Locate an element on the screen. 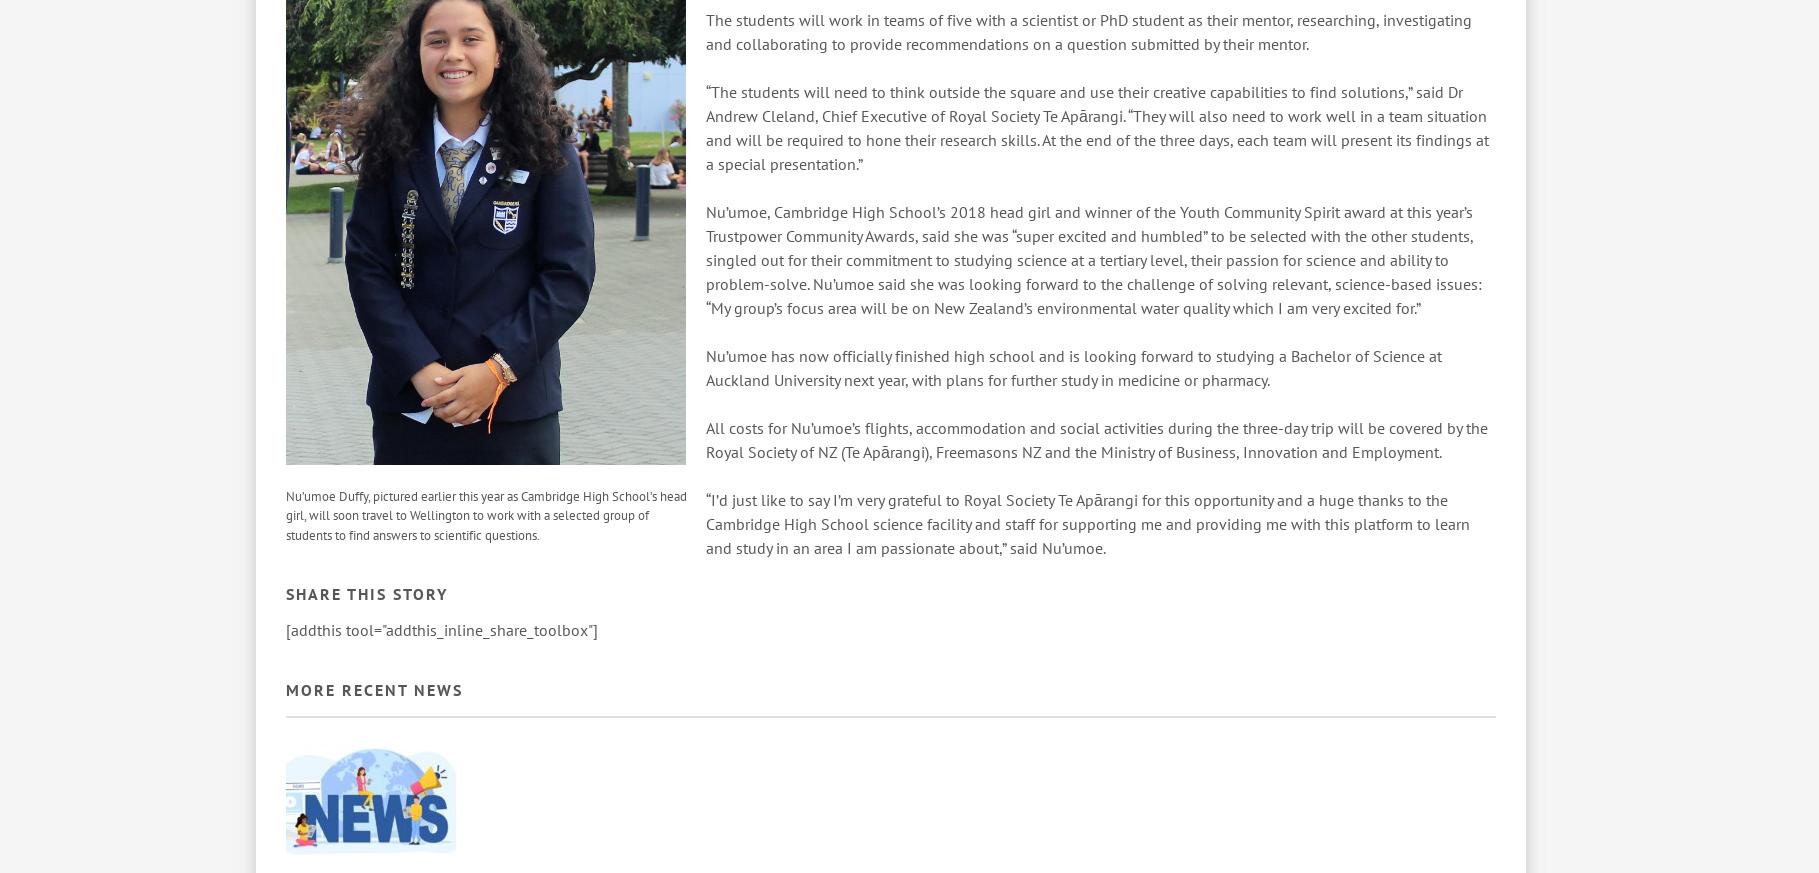 The width and height of the screenshot is (1819, 873). '“I’d just like to say I’m very grateful to Royal Society Te Apārangi for this opportunity and a huge thanks to the Cambridge High School science facility and staff for supporting me and providing me with this platform to learn and study in an area I am passionate about,” said Nu’umoe.' is located at coordinates (1086, 523).